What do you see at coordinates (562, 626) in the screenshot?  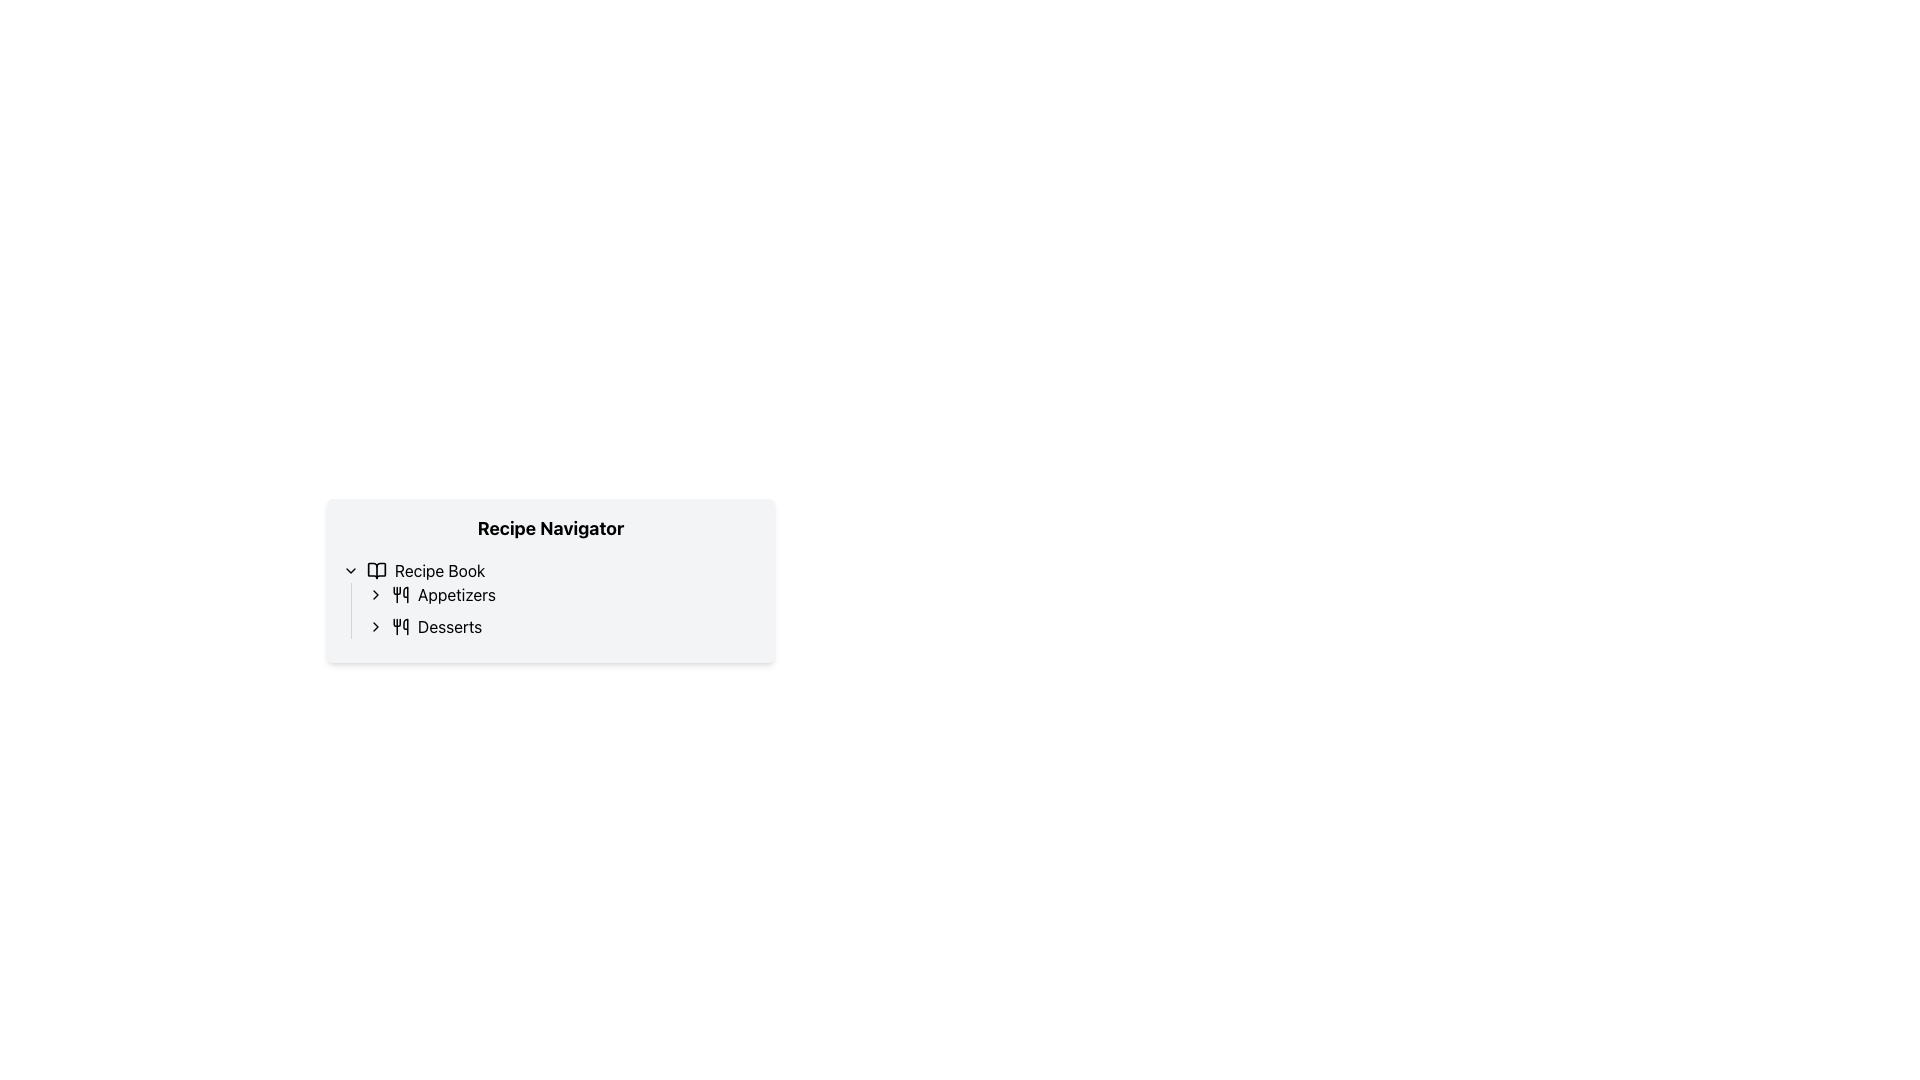 I see `the 'Desserts' collapsible menu item located under the 'Recipe Book' section` at bounding box center [562, 626].